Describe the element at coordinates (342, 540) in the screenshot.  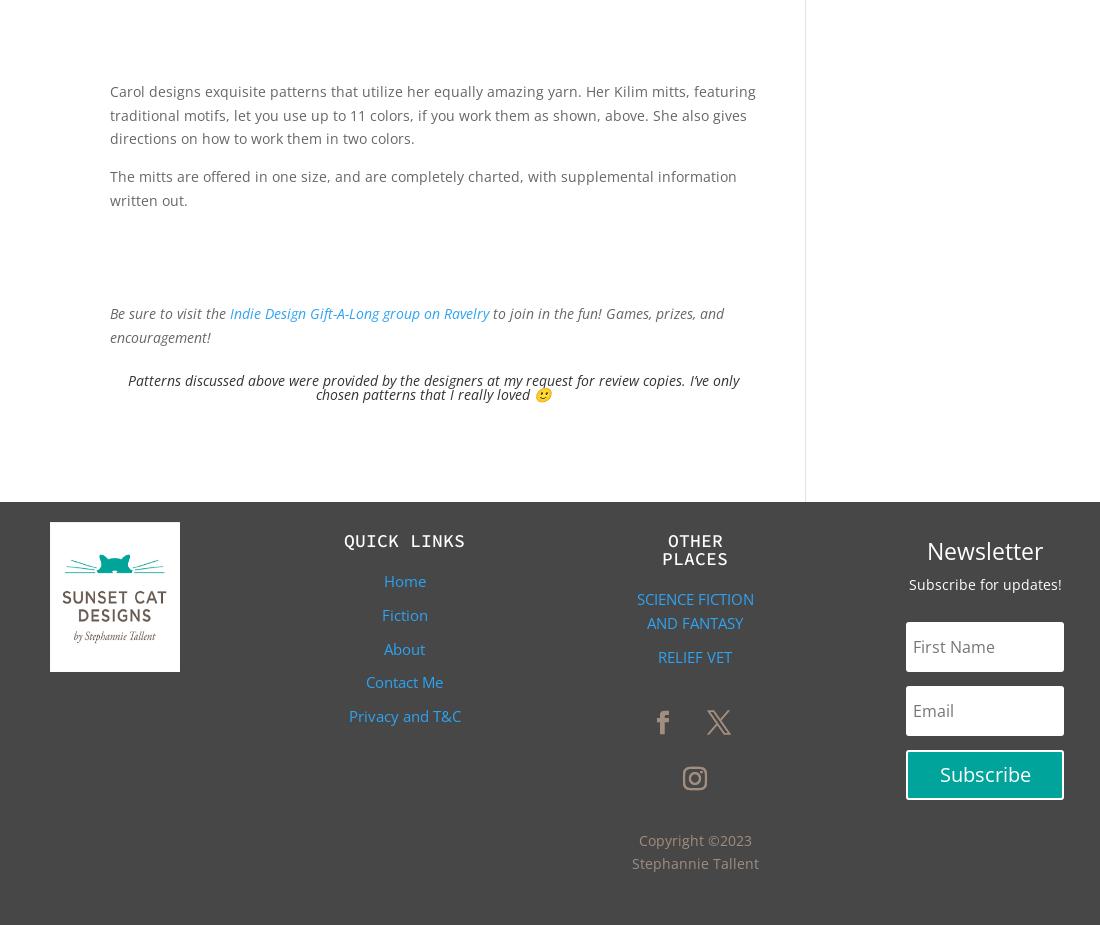
I see `'Quick Links'` at that location.